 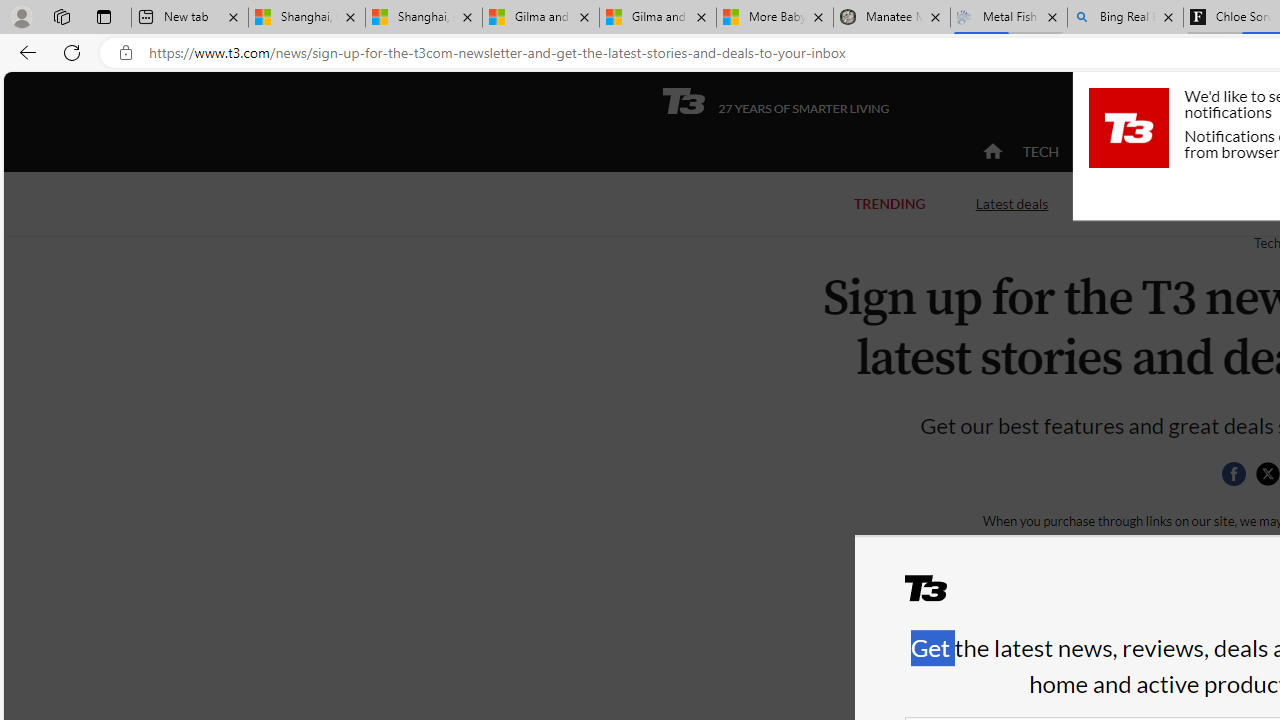 I want to click on 'Class: navigation__item', so click(x=990, y=150).